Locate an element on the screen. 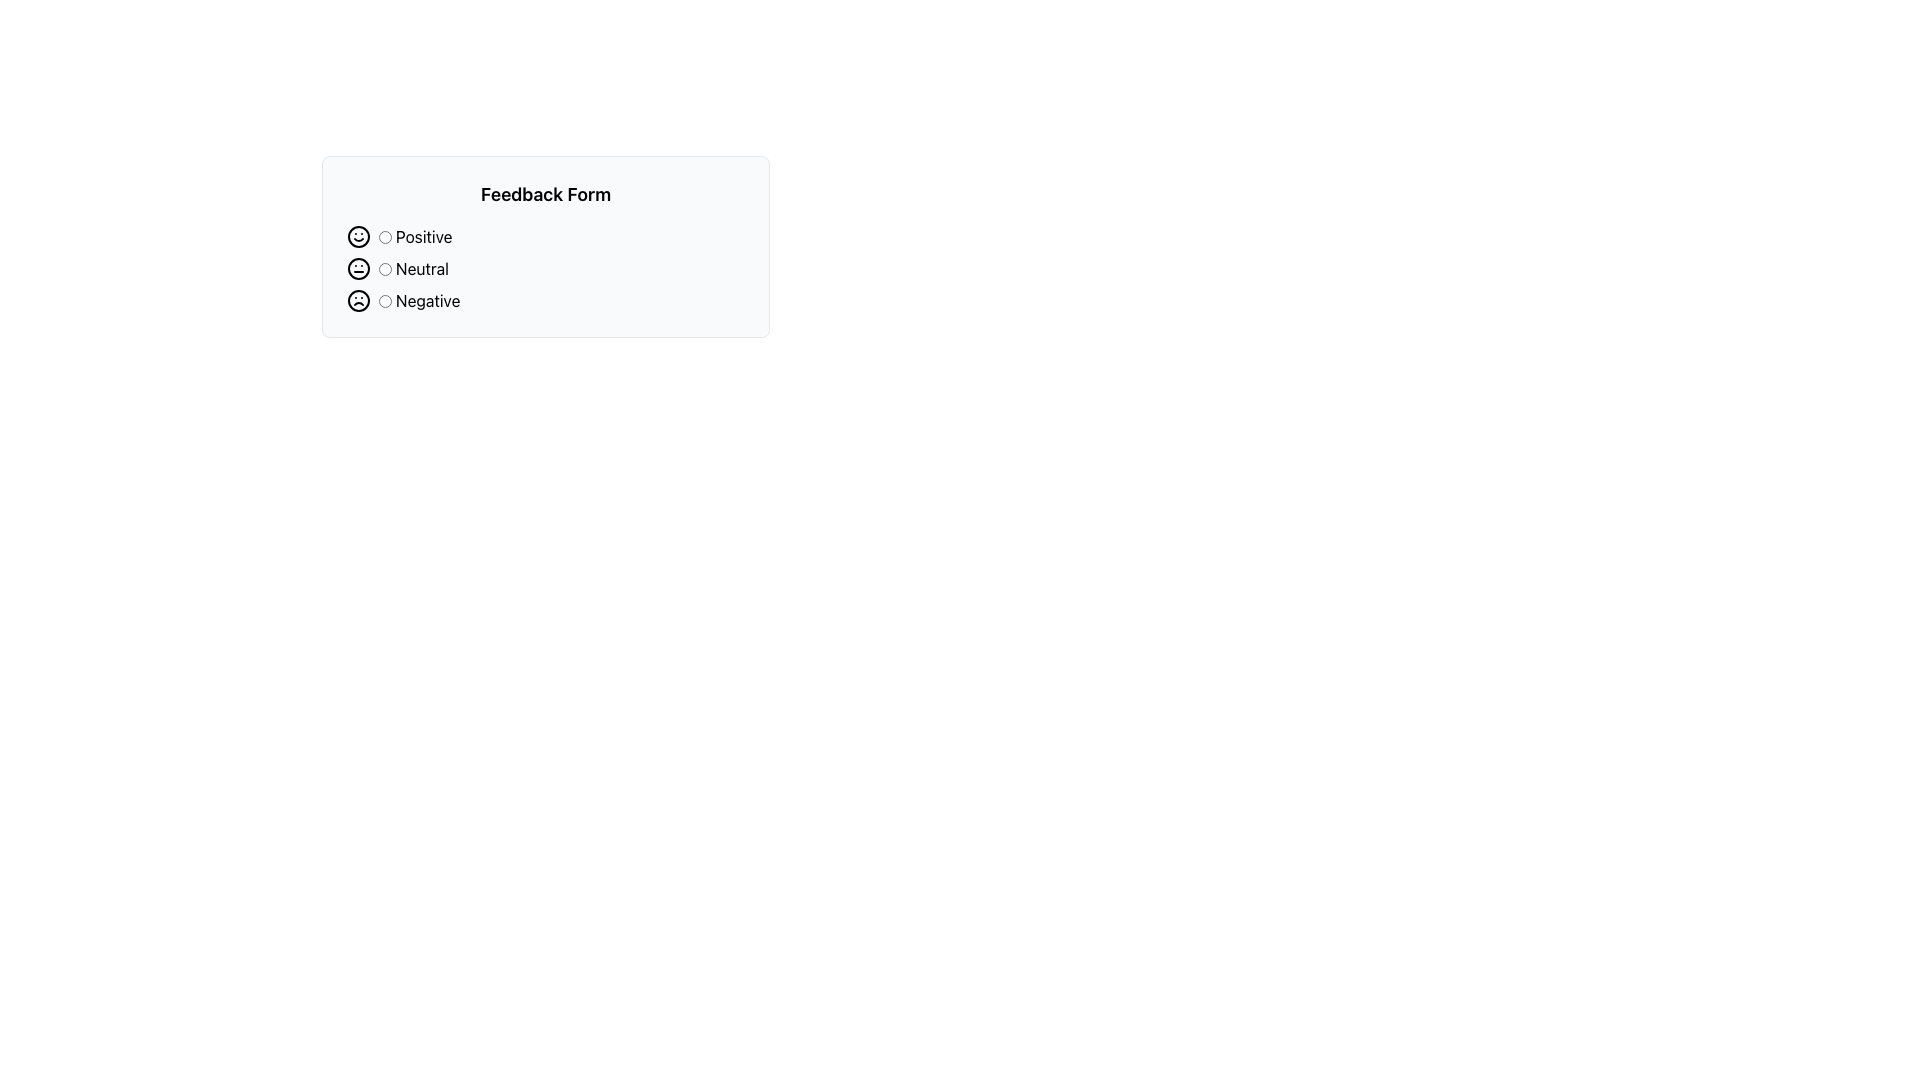  the circular frown face icon located in the 'Feedback Form' section, which is the third element in a vertical stack, directly above the 'Negative' label is located at coordinates (359, 300).